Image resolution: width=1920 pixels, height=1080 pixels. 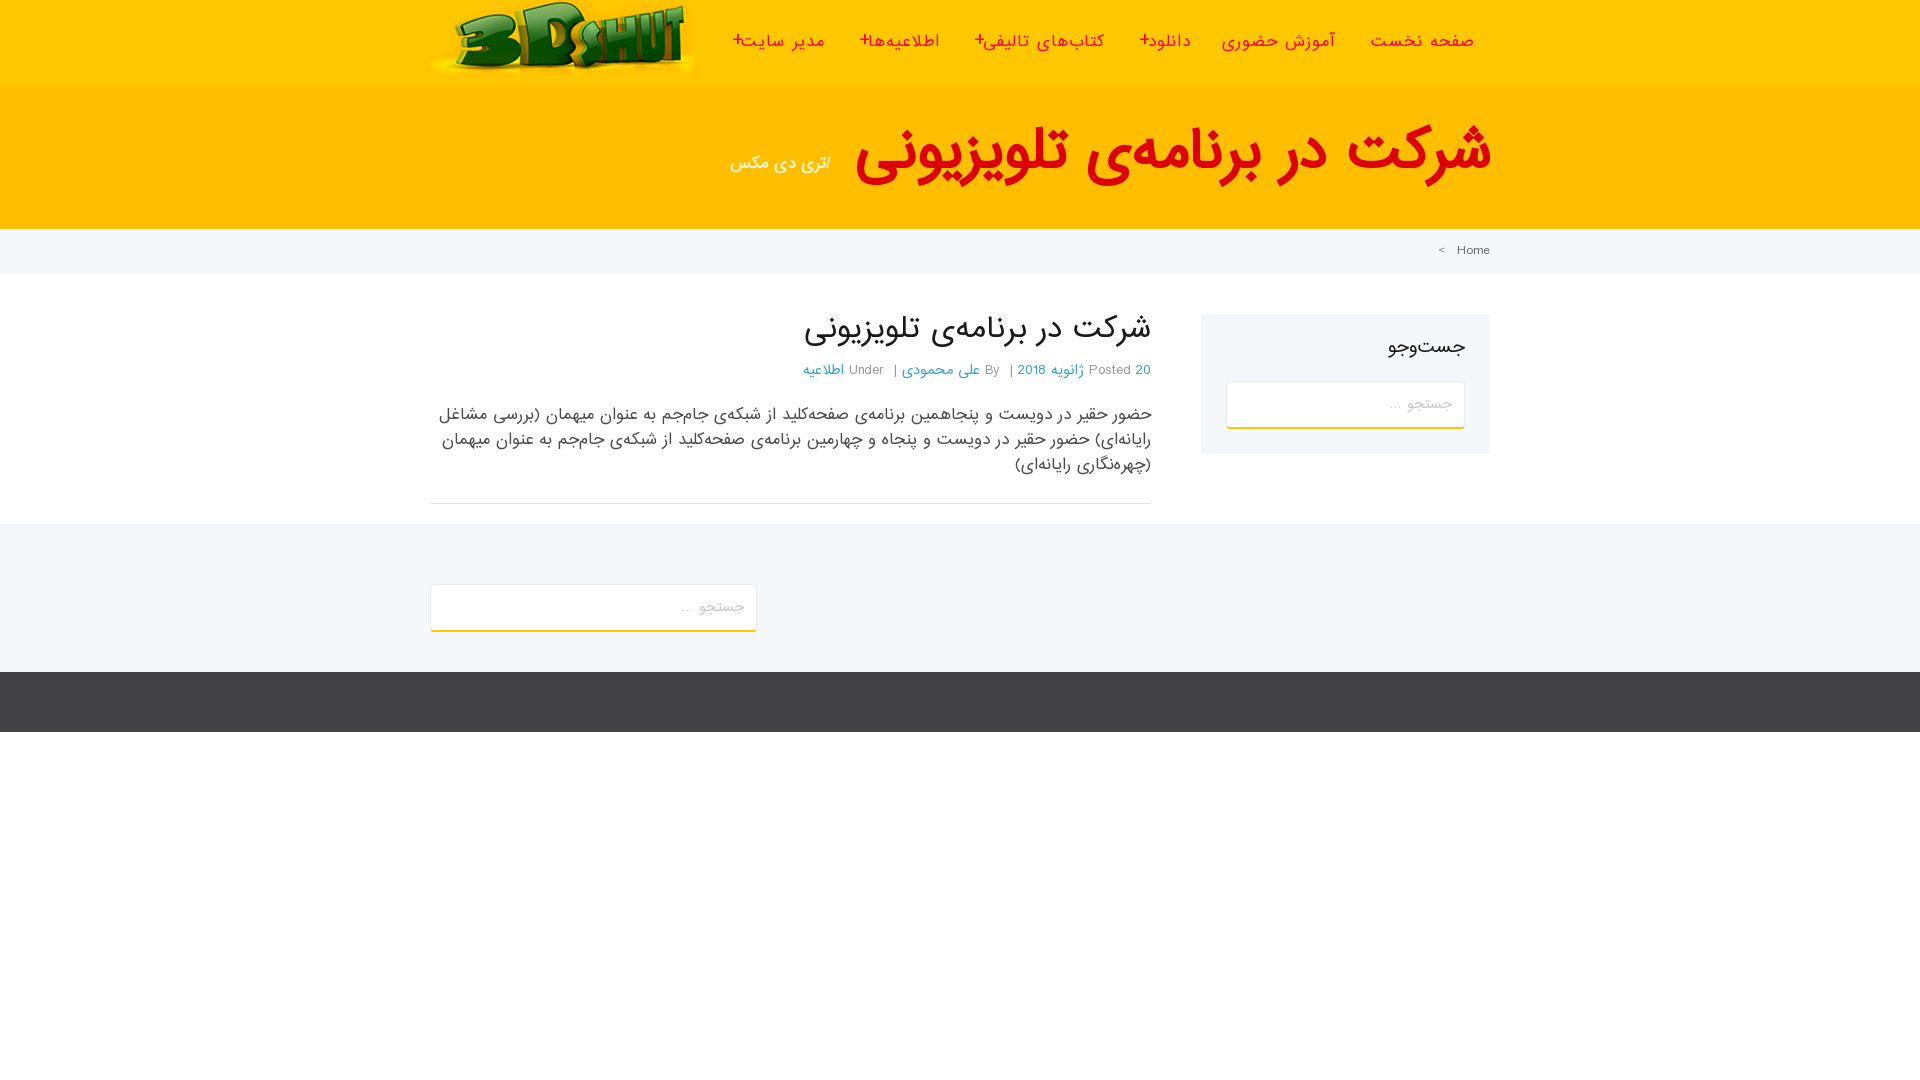 I want to click on 'Home', so click(x=1473, y=249).